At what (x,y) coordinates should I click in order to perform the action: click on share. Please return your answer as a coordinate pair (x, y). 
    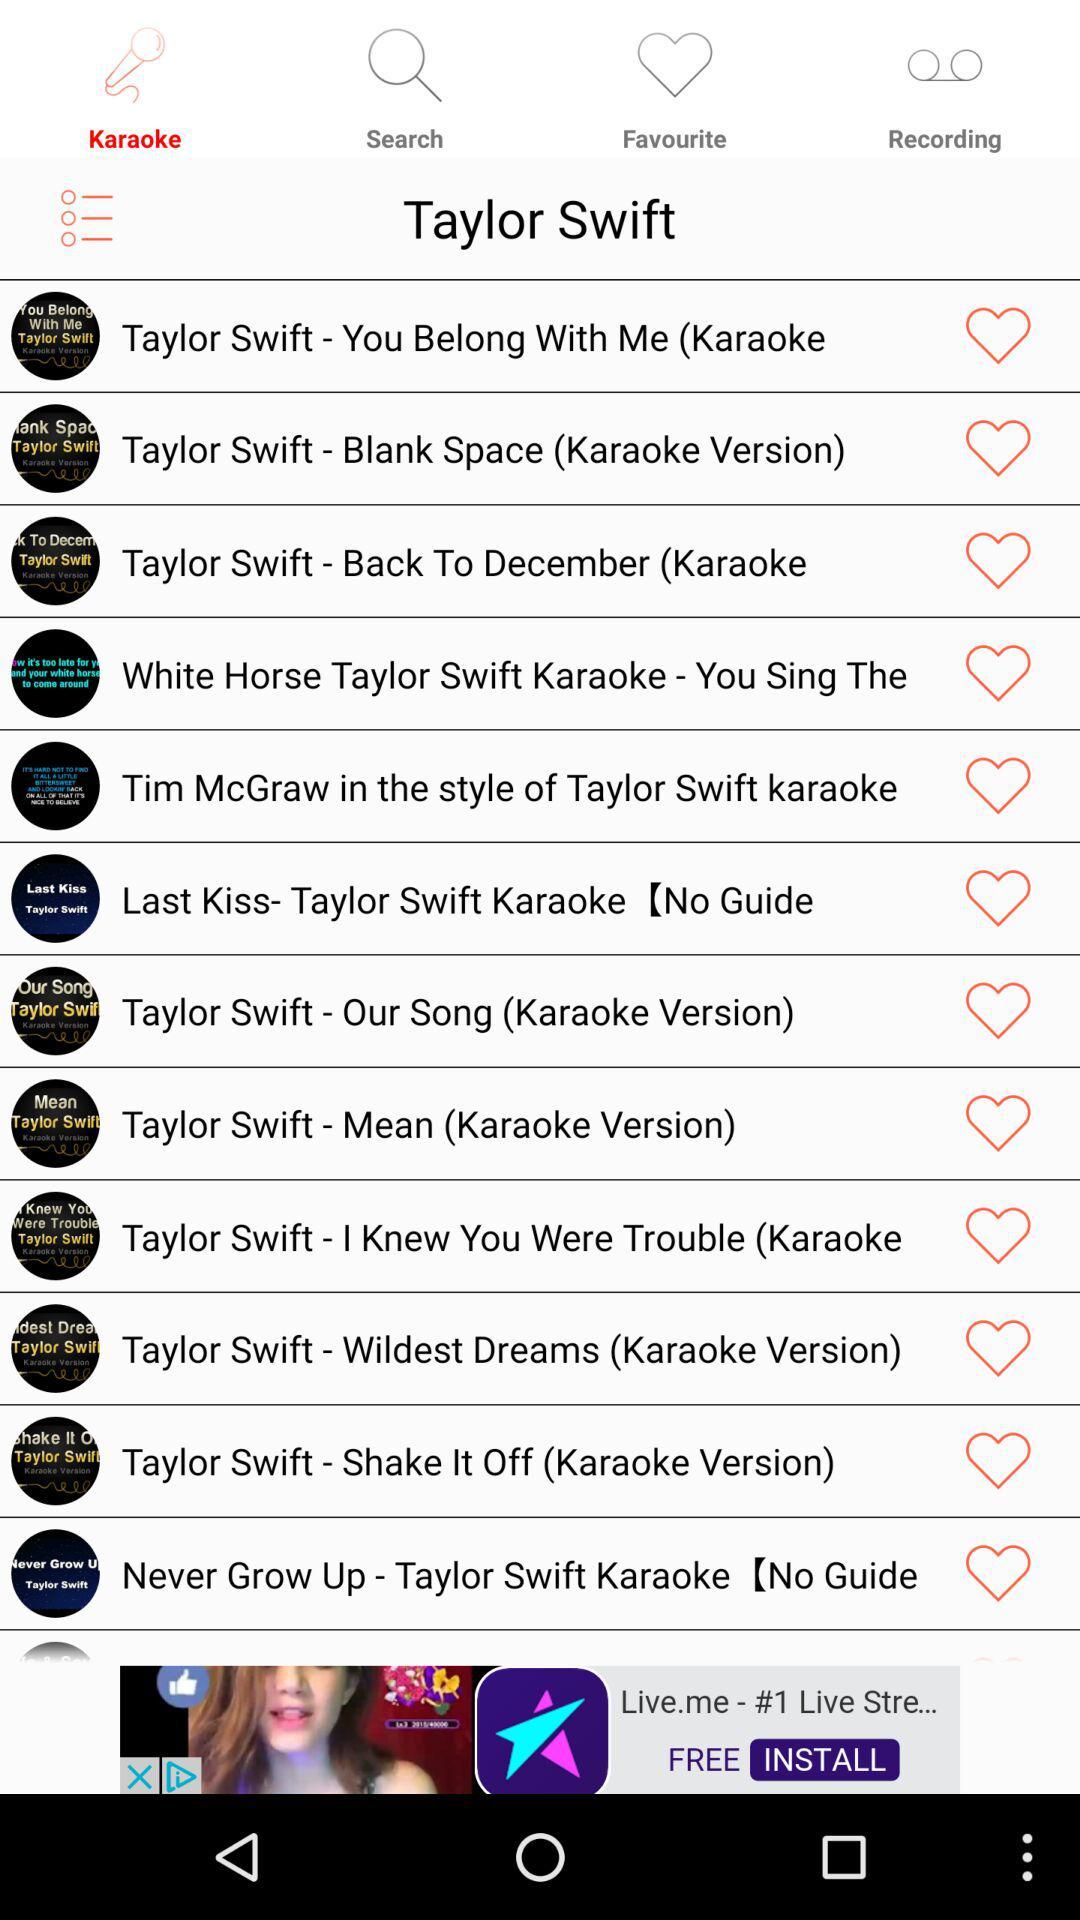
    Looking at the image, I should click on (998, 1011).